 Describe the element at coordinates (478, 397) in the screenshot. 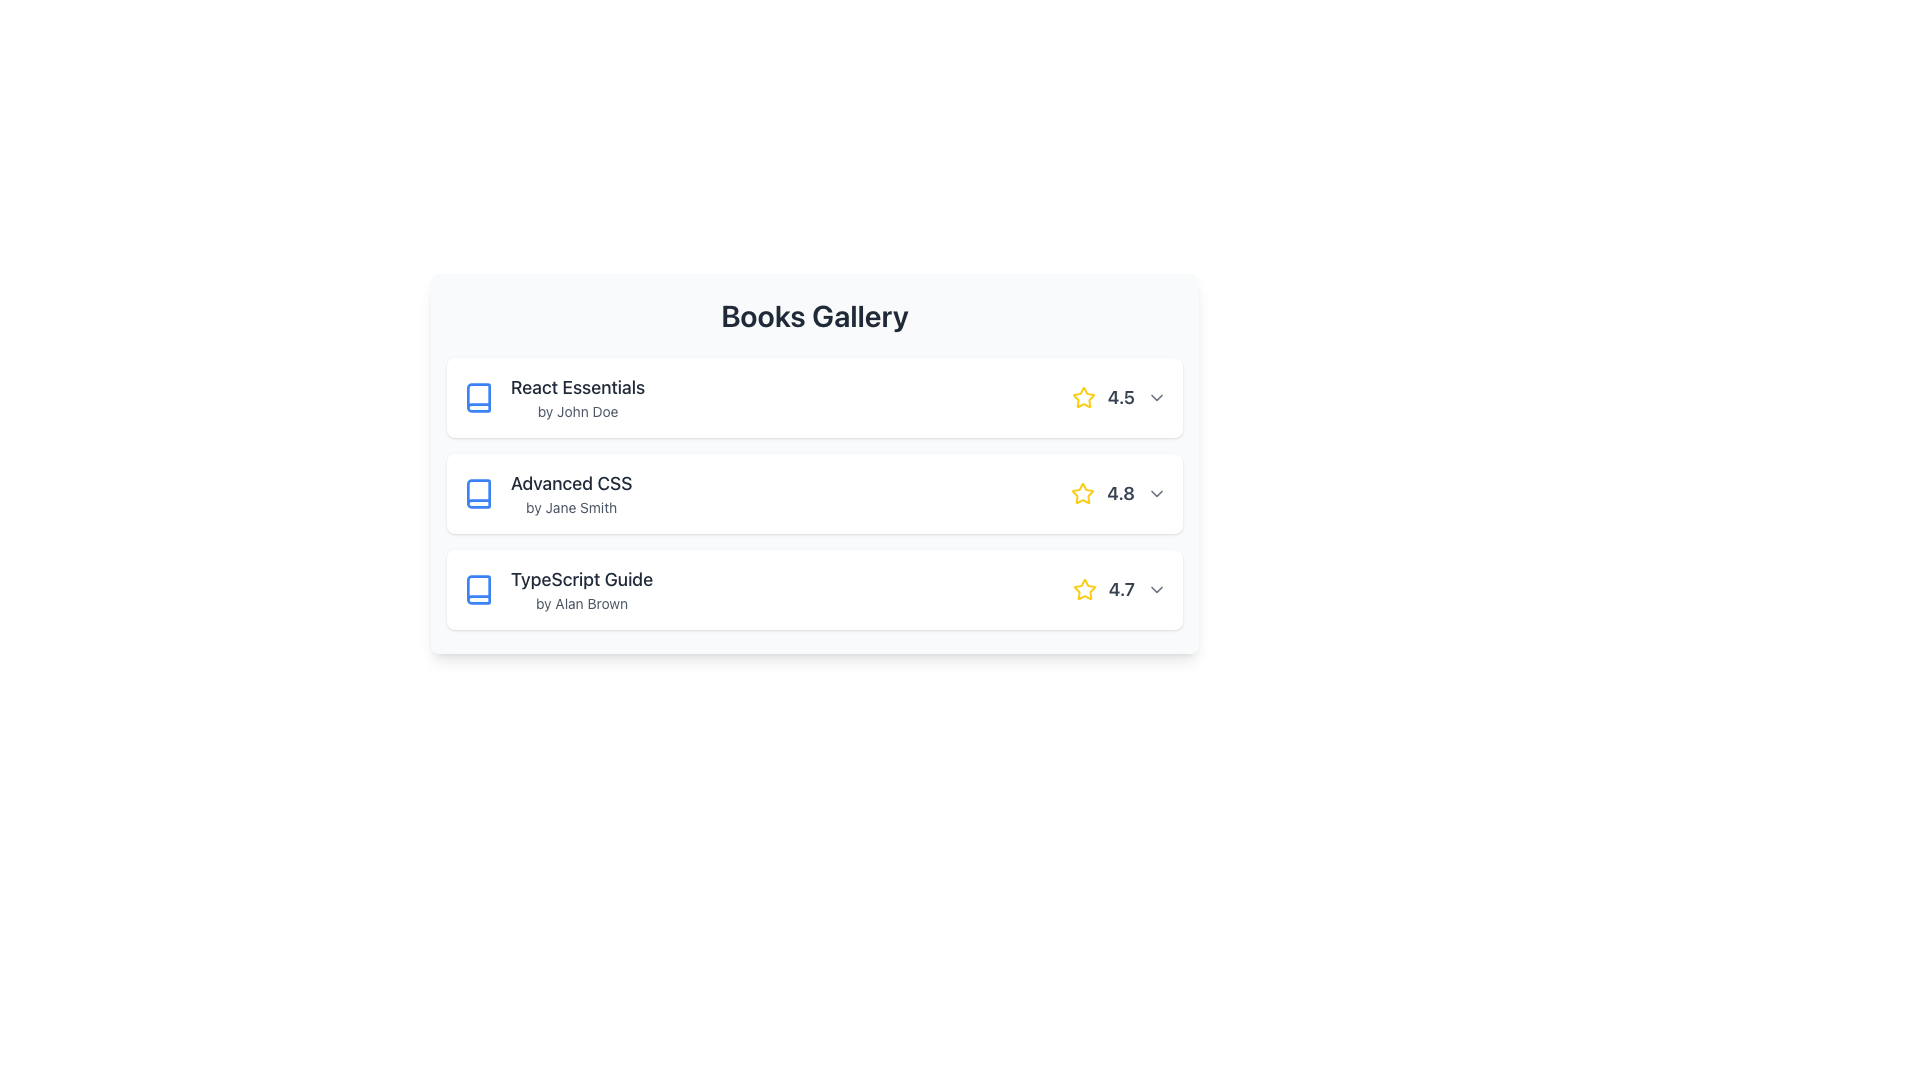

I see `the icon representing the book 'React Essentials' located in the first book entry of the 'Books Gallery' section, immediately left of the text 'React Essentials by John Doe'` at that location.